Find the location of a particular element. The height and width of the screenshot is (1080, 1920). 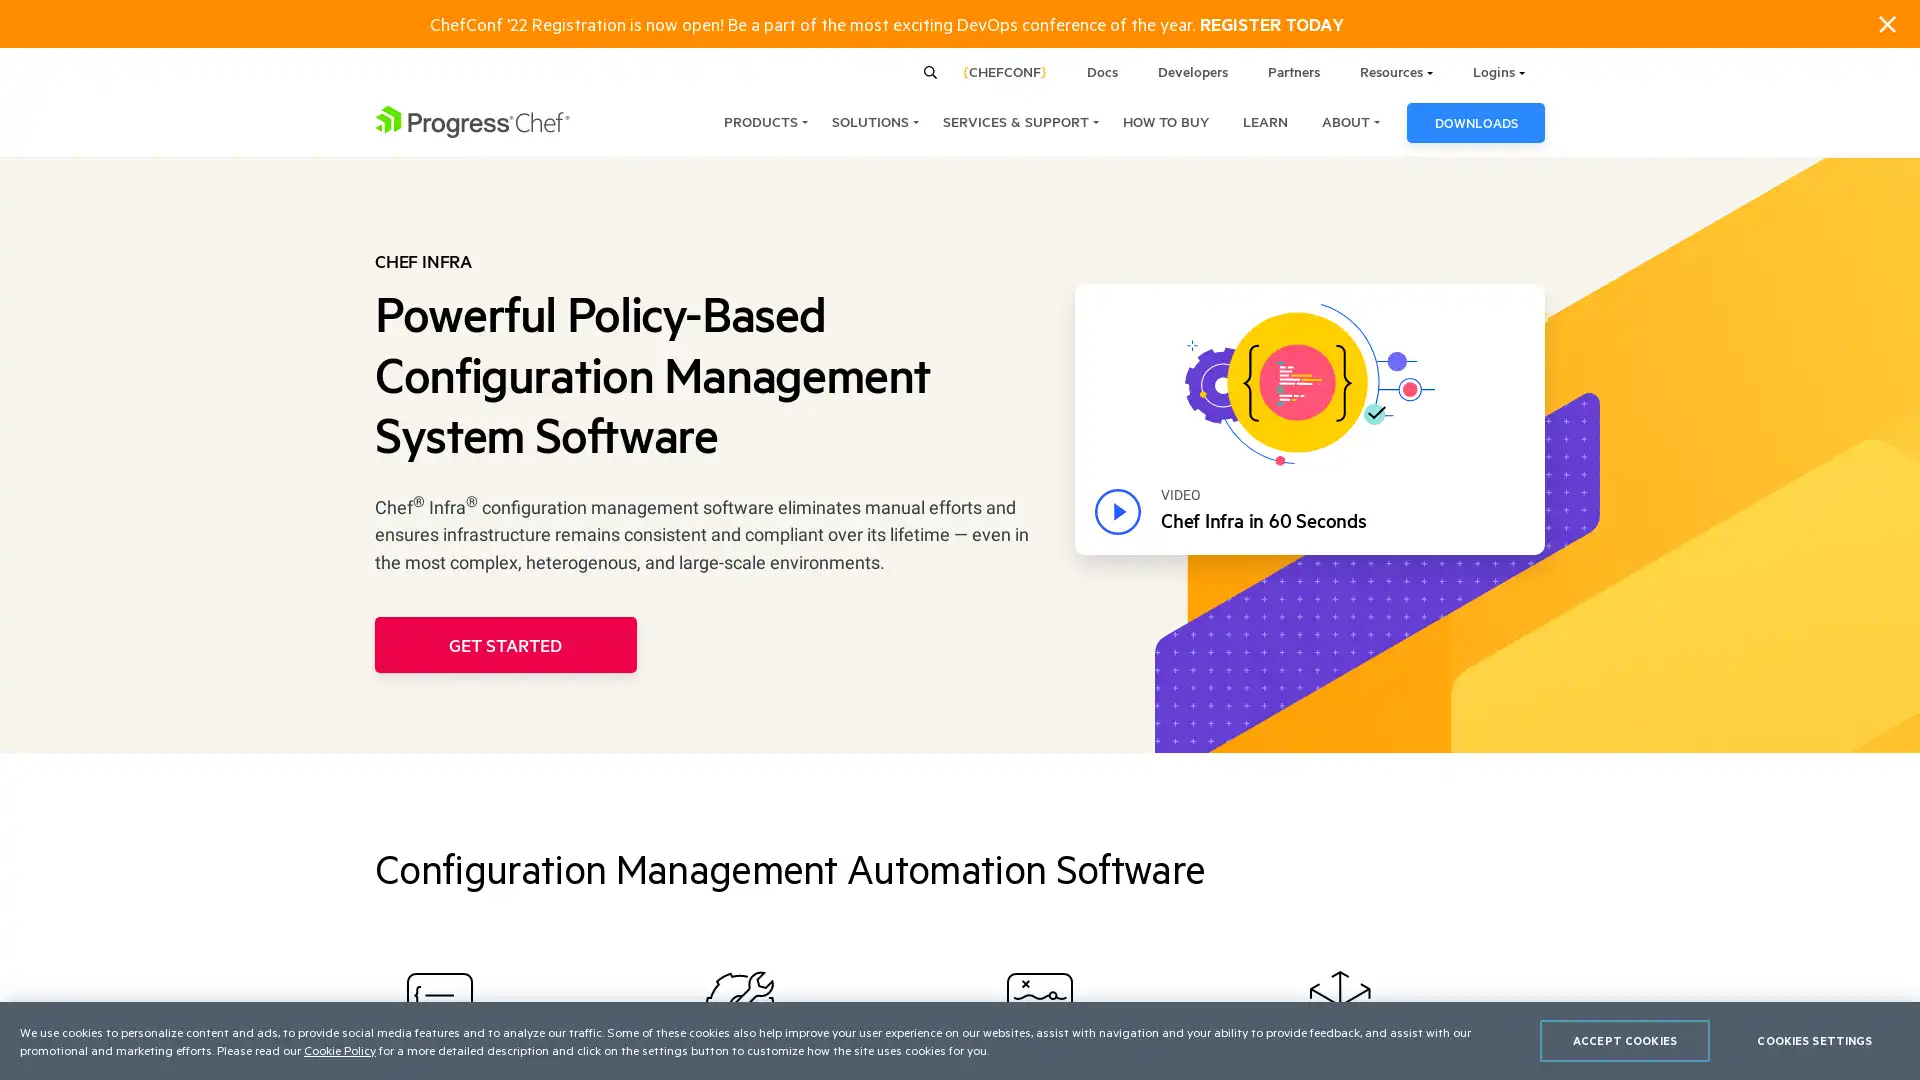

SERVICES & SUPPORT is located at coordinates (1016, 122).